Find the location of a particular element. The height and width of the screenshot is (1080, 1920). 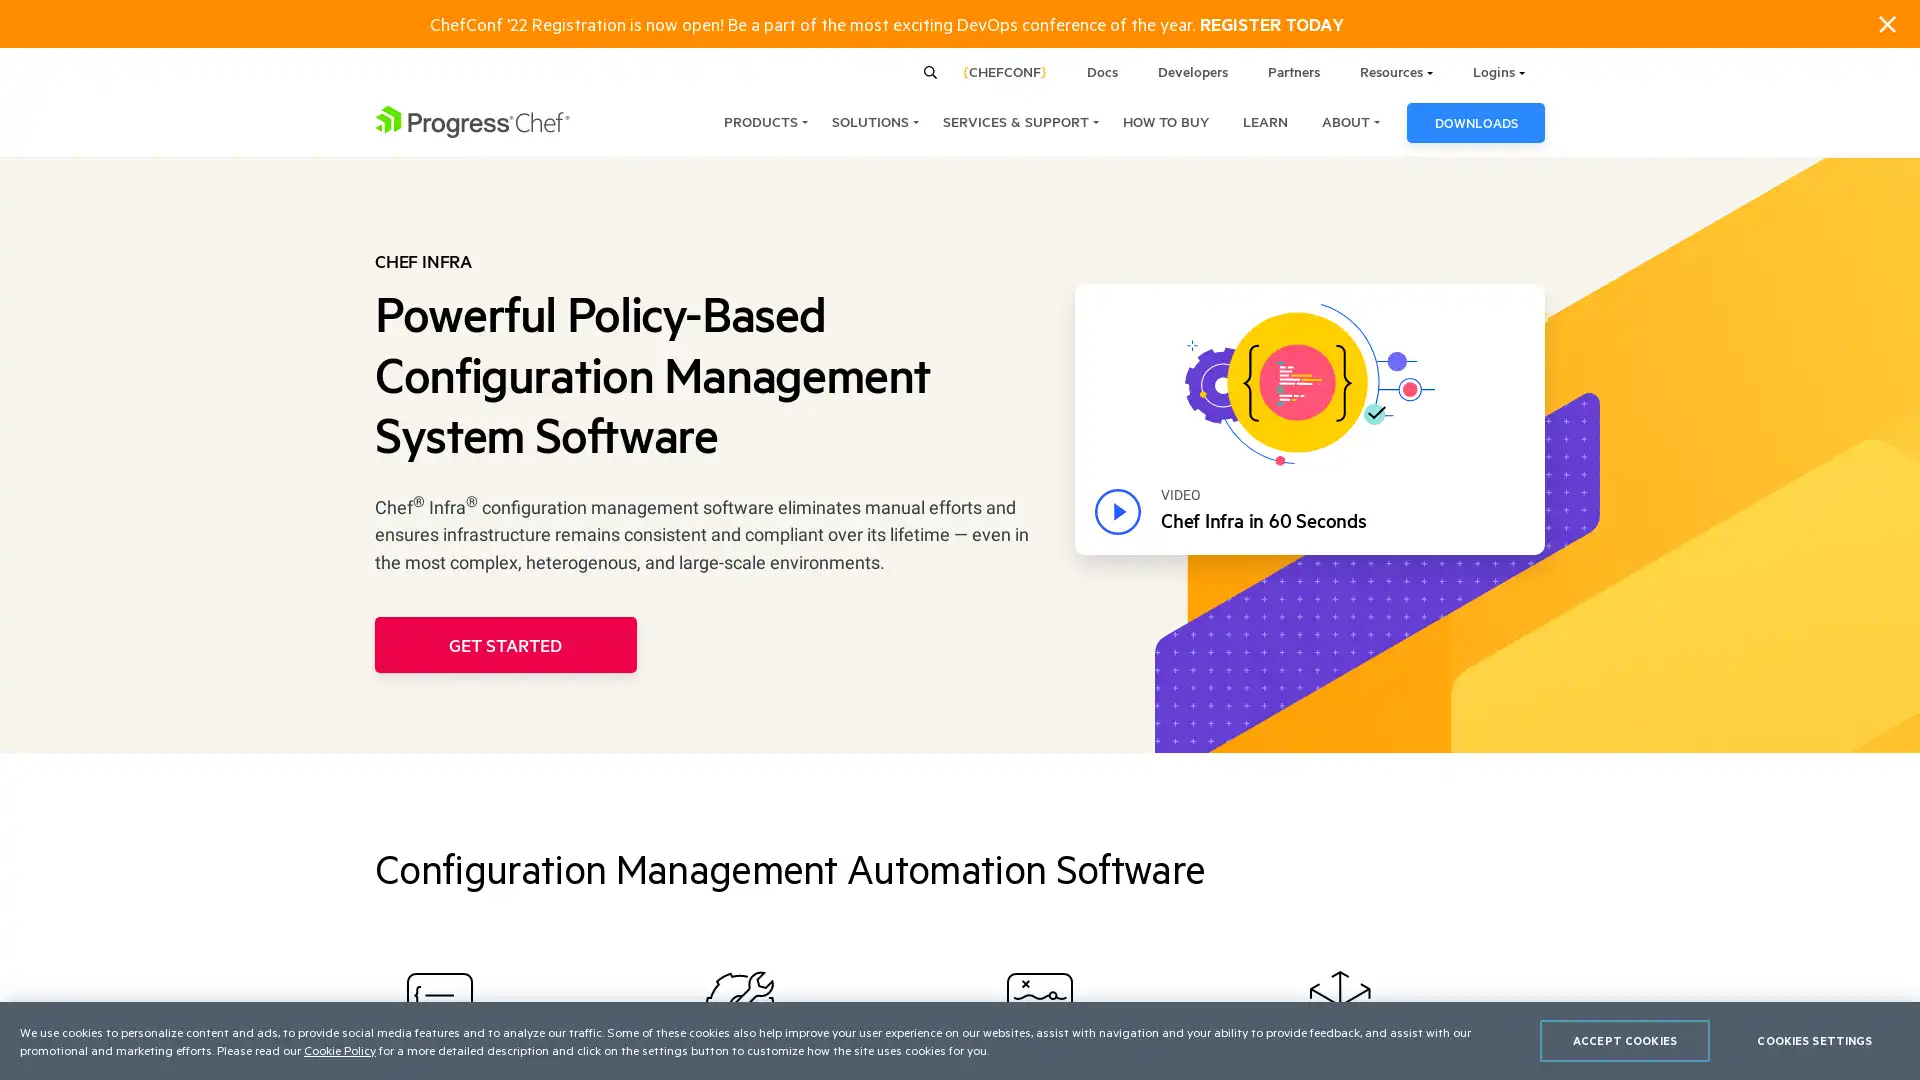

SERVICES & SUPPORT is located at coordinates (1016, 122).